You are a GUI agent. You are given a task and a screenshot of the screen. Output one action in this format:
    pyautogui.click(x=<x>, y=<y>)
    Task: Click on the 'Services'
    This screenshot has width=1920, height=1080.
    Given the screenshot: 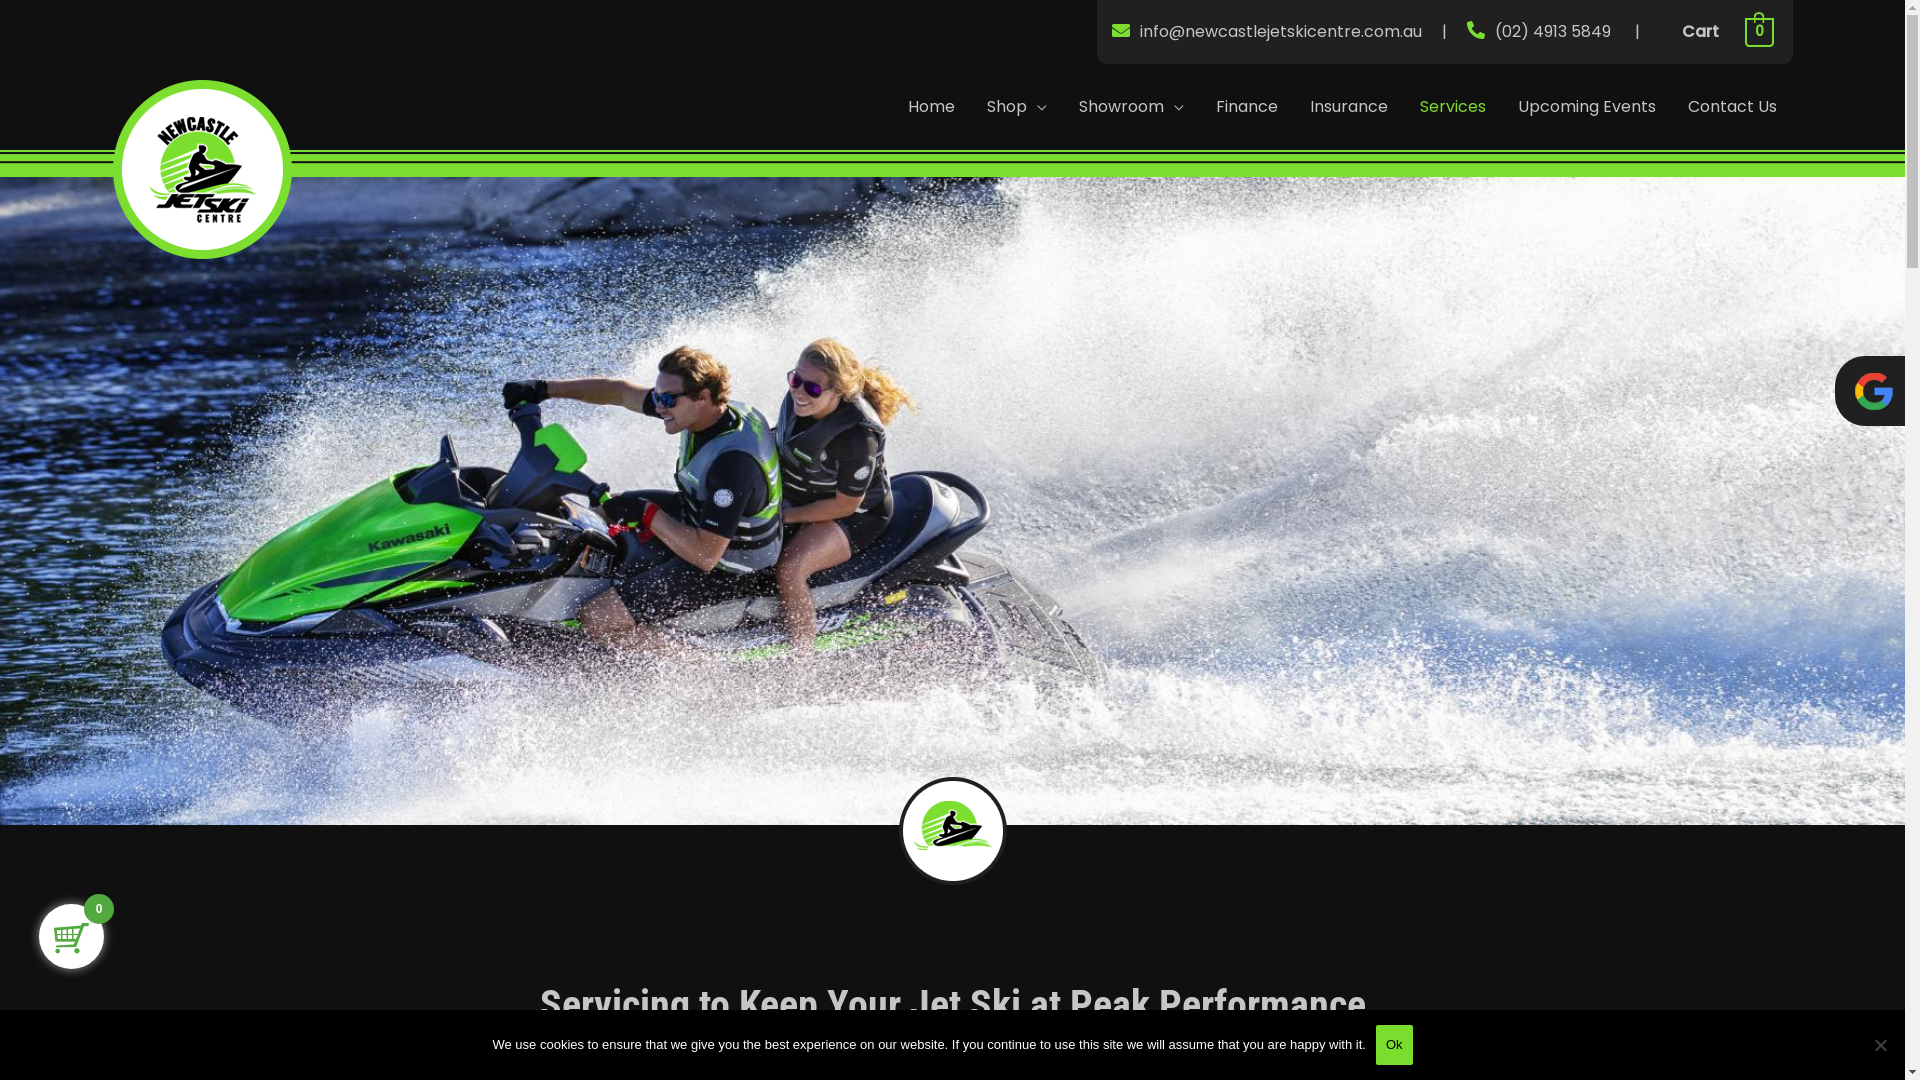 What is the action you would take?
    pyautogui.click(x=1453, y=107)
    